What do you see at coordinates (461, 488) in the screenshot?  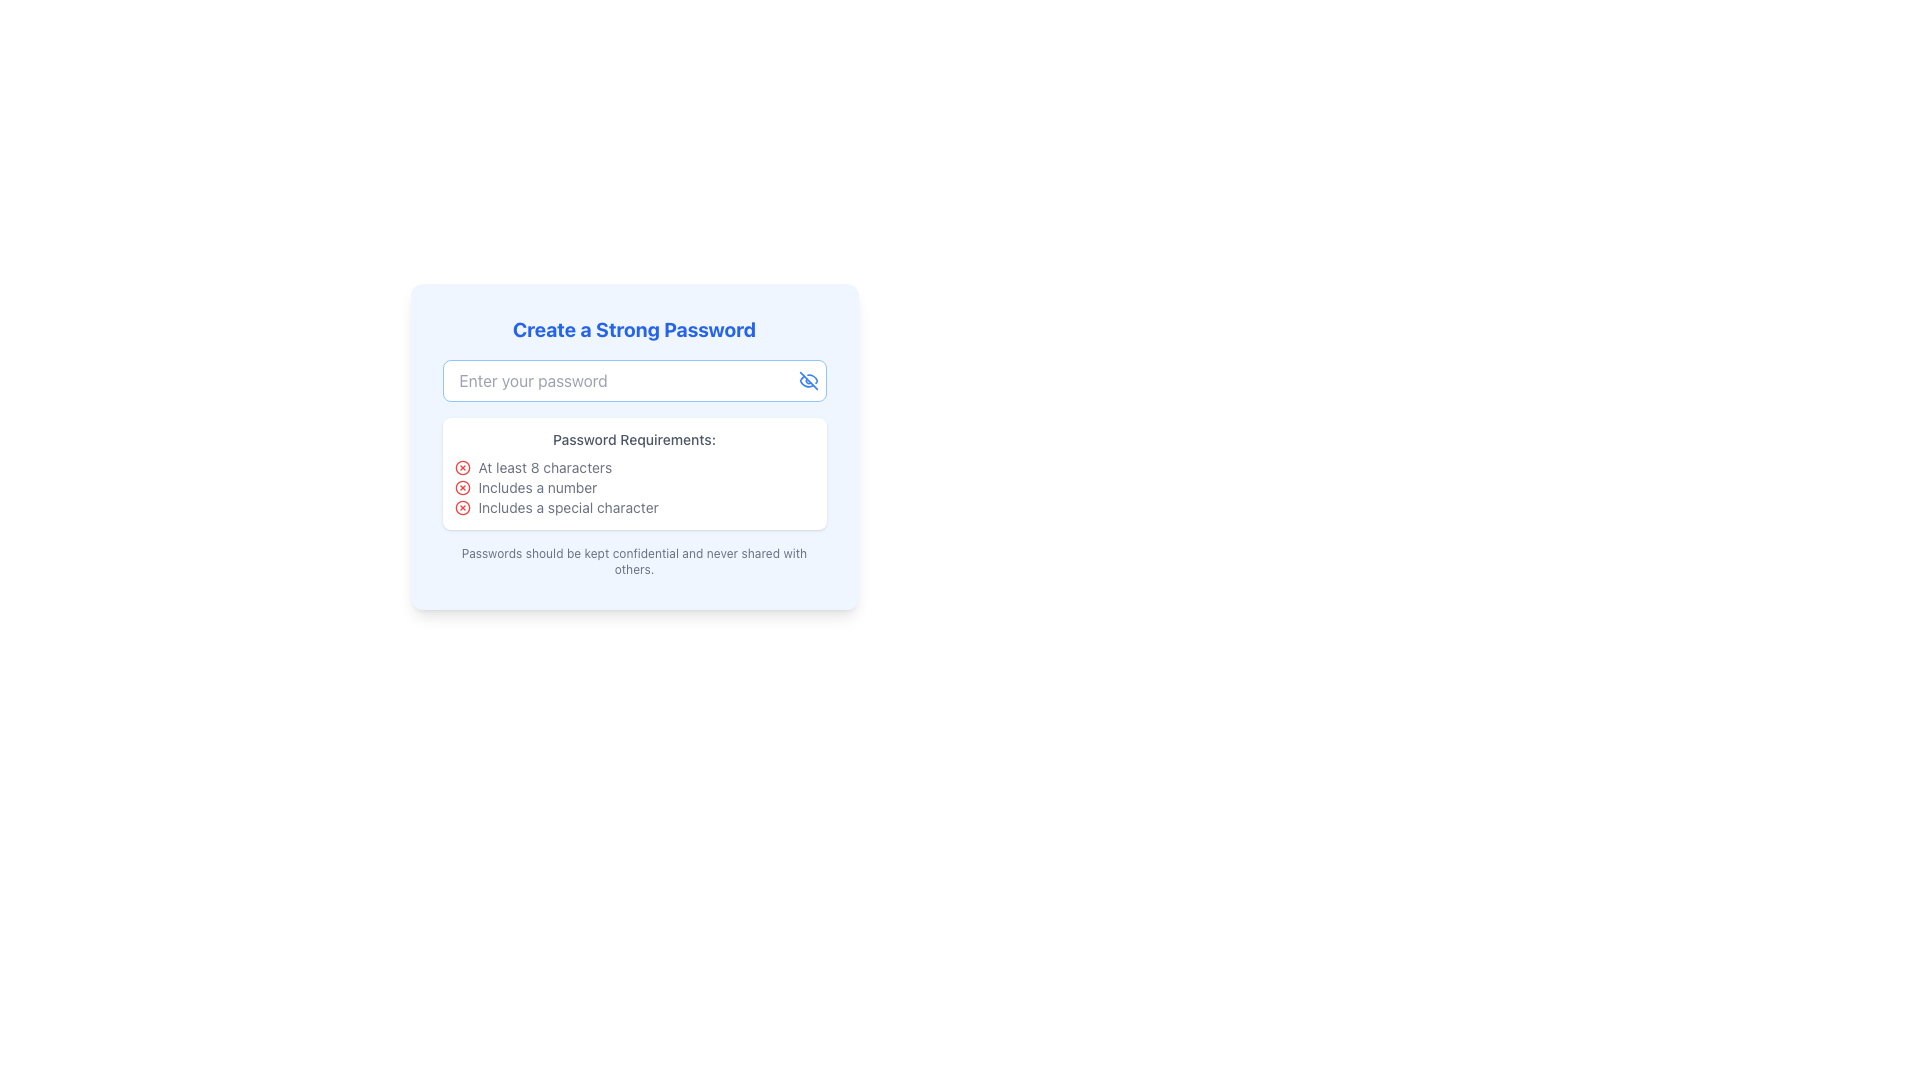 I see `the icon indicating that the password requirement 'Includes a number' has not been fulfilled, located to the left of the text 'Includes a number' in the password requirements section` at bounding box center [461, 488].